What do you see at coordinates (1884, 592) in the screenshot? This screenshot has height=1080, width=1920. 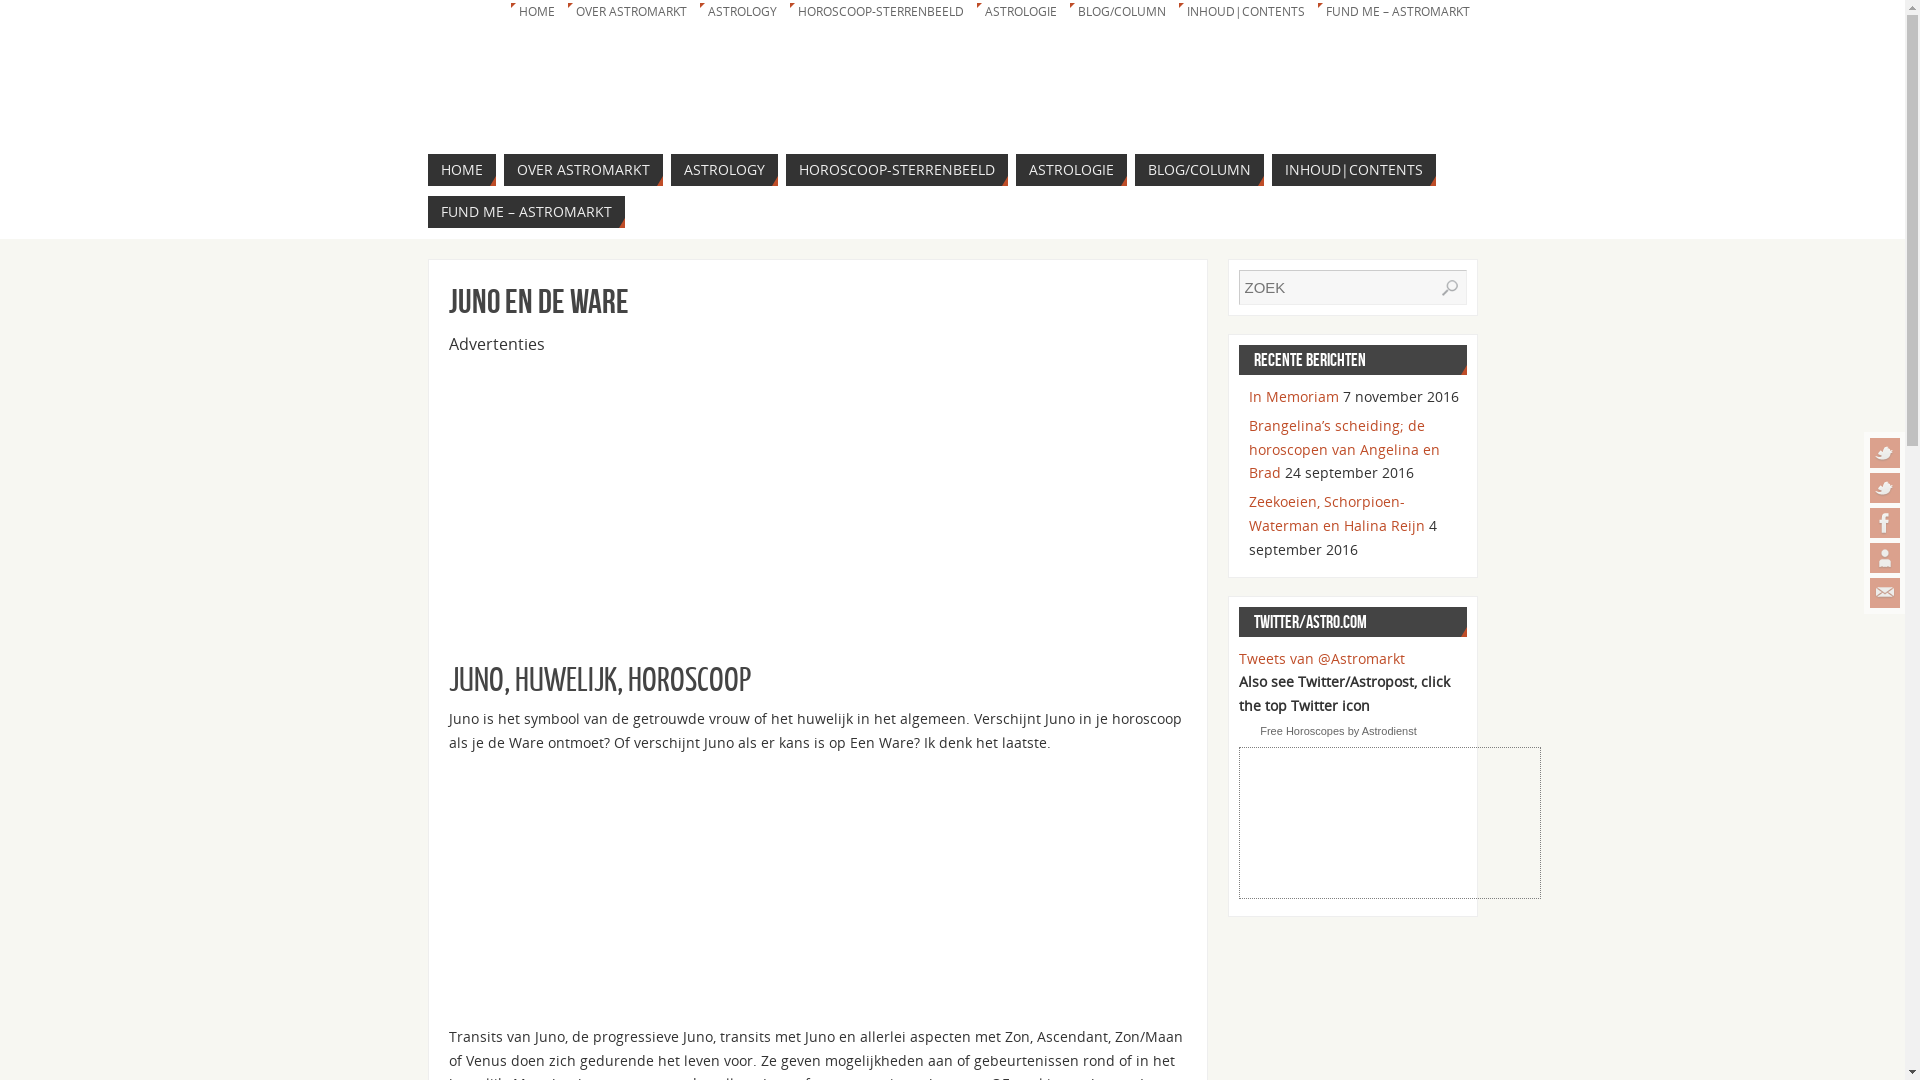 I see `'Astromarkt@gmail.com'` at bounding box center [1884, 592].